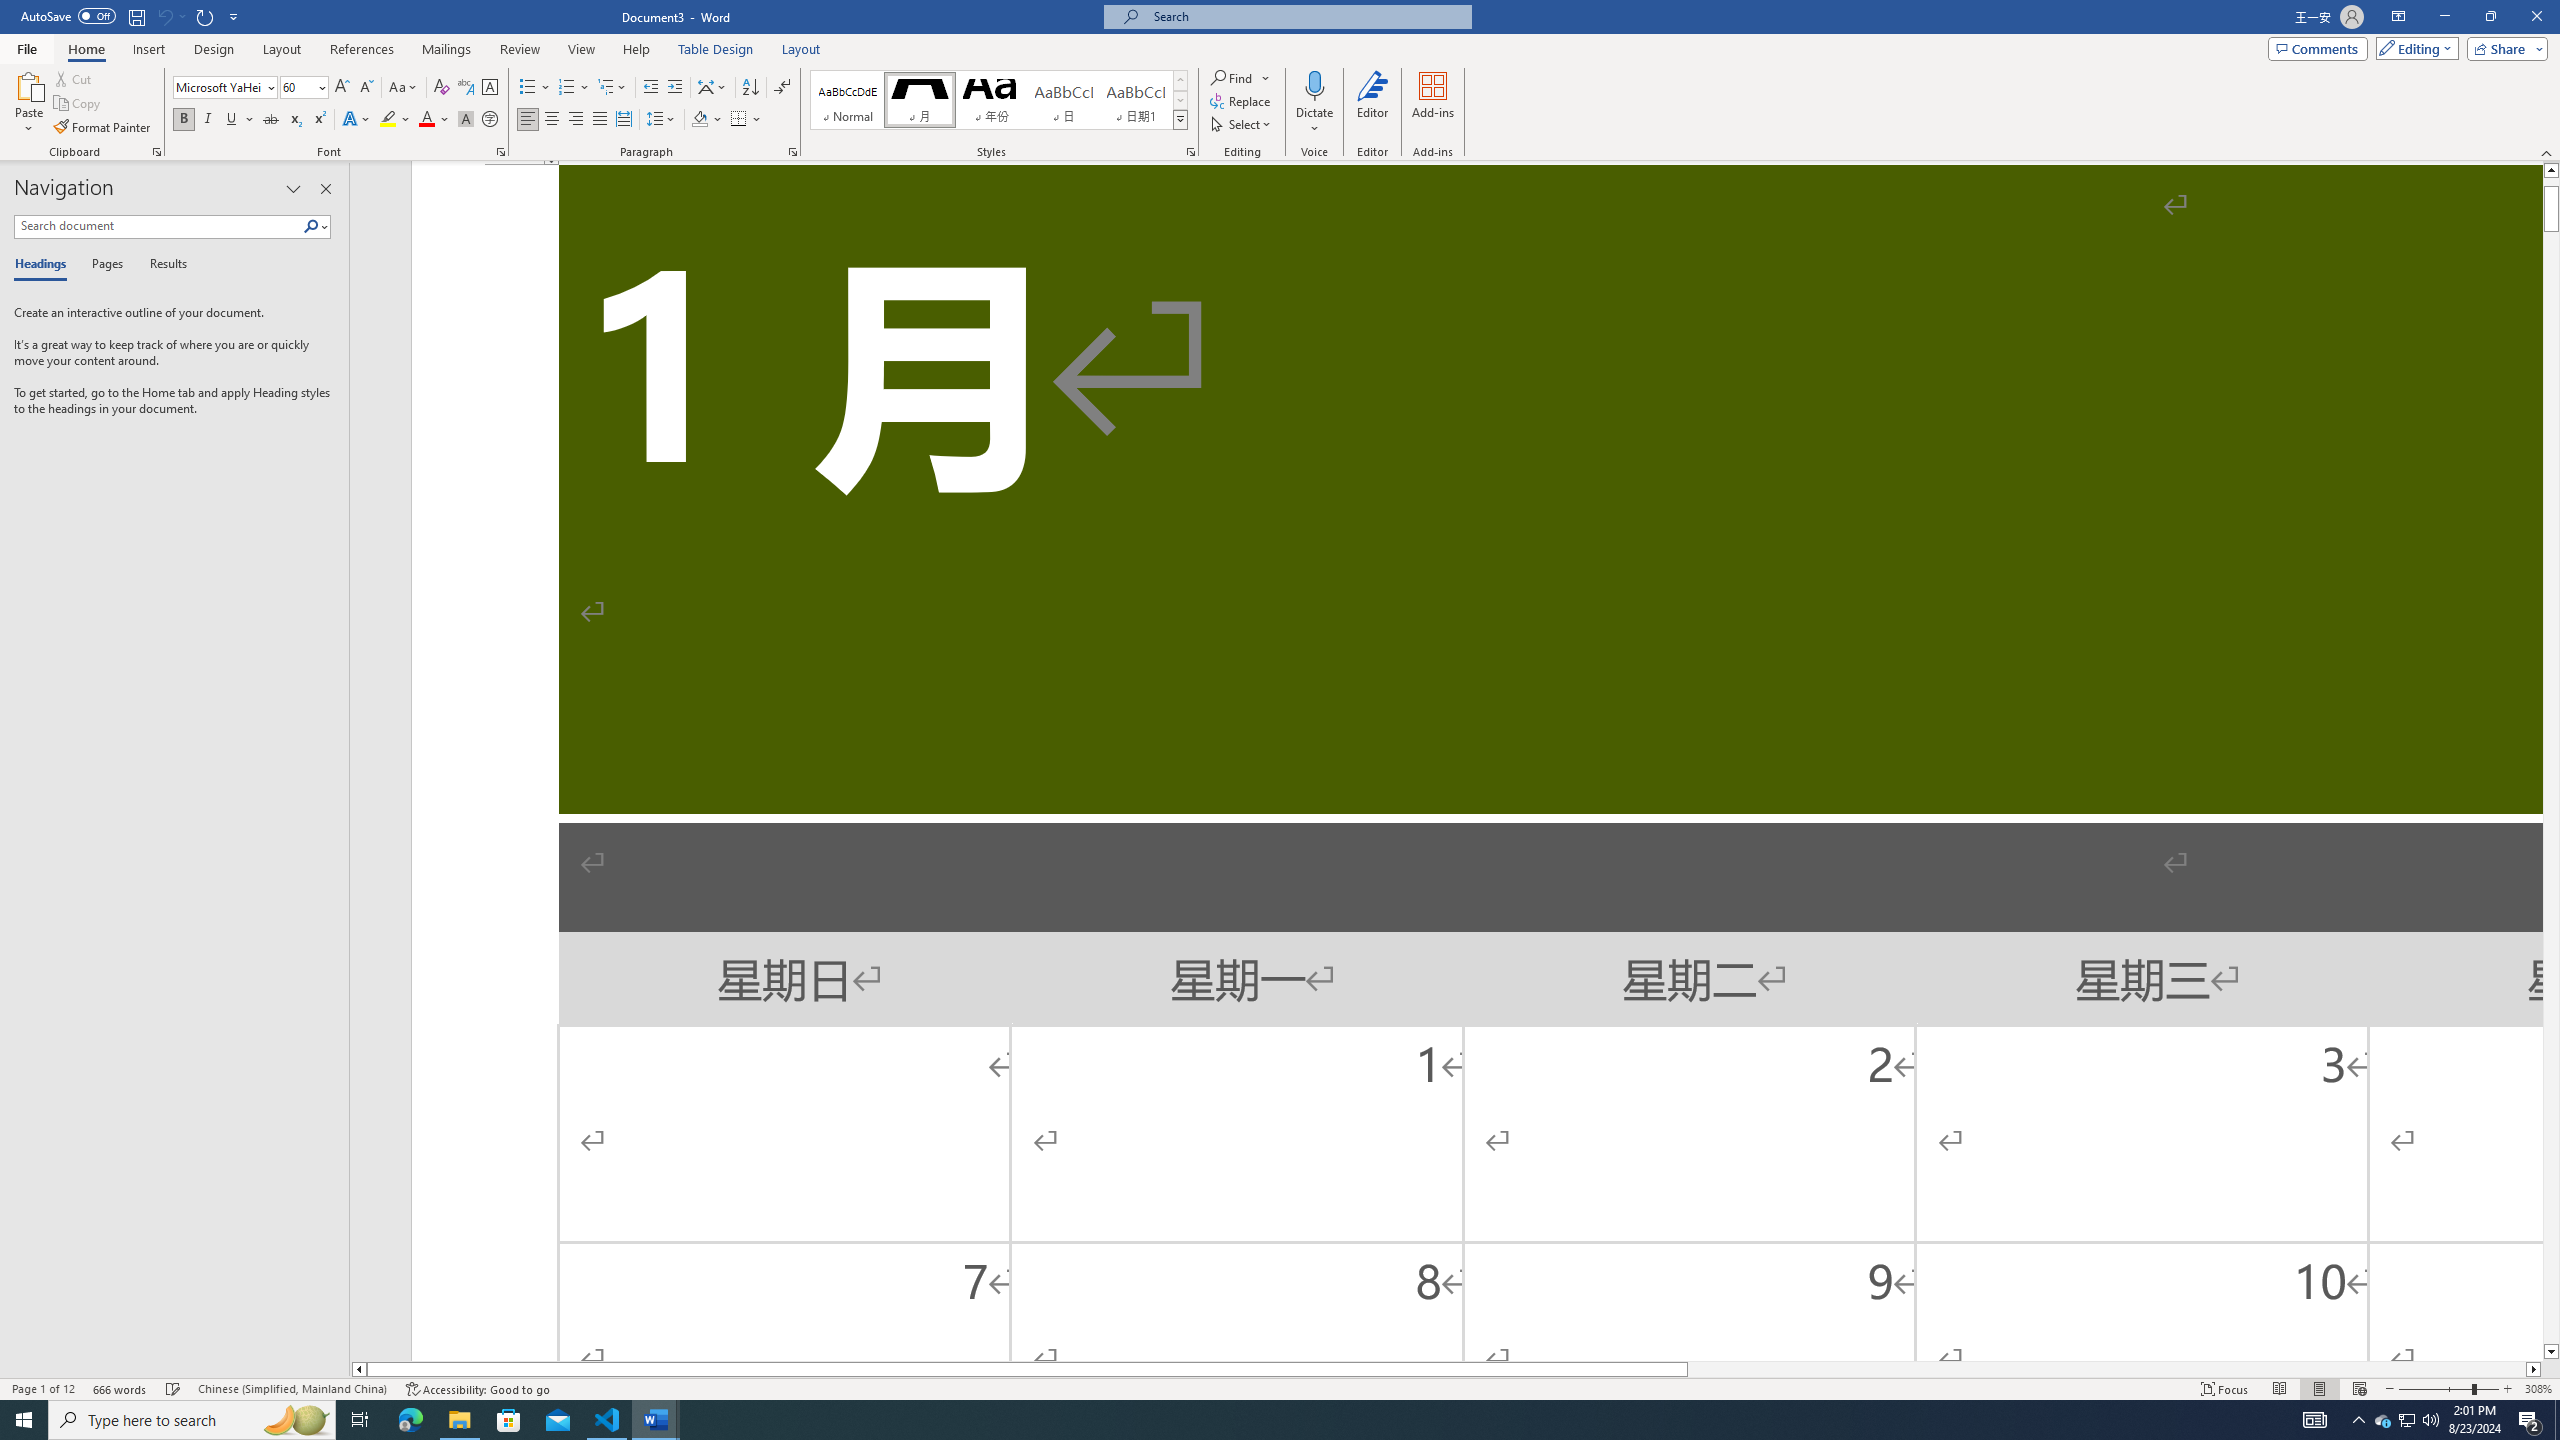  Describe the element at coordinates (163, 15) in the screenshot. I see `'Can'` at that location.